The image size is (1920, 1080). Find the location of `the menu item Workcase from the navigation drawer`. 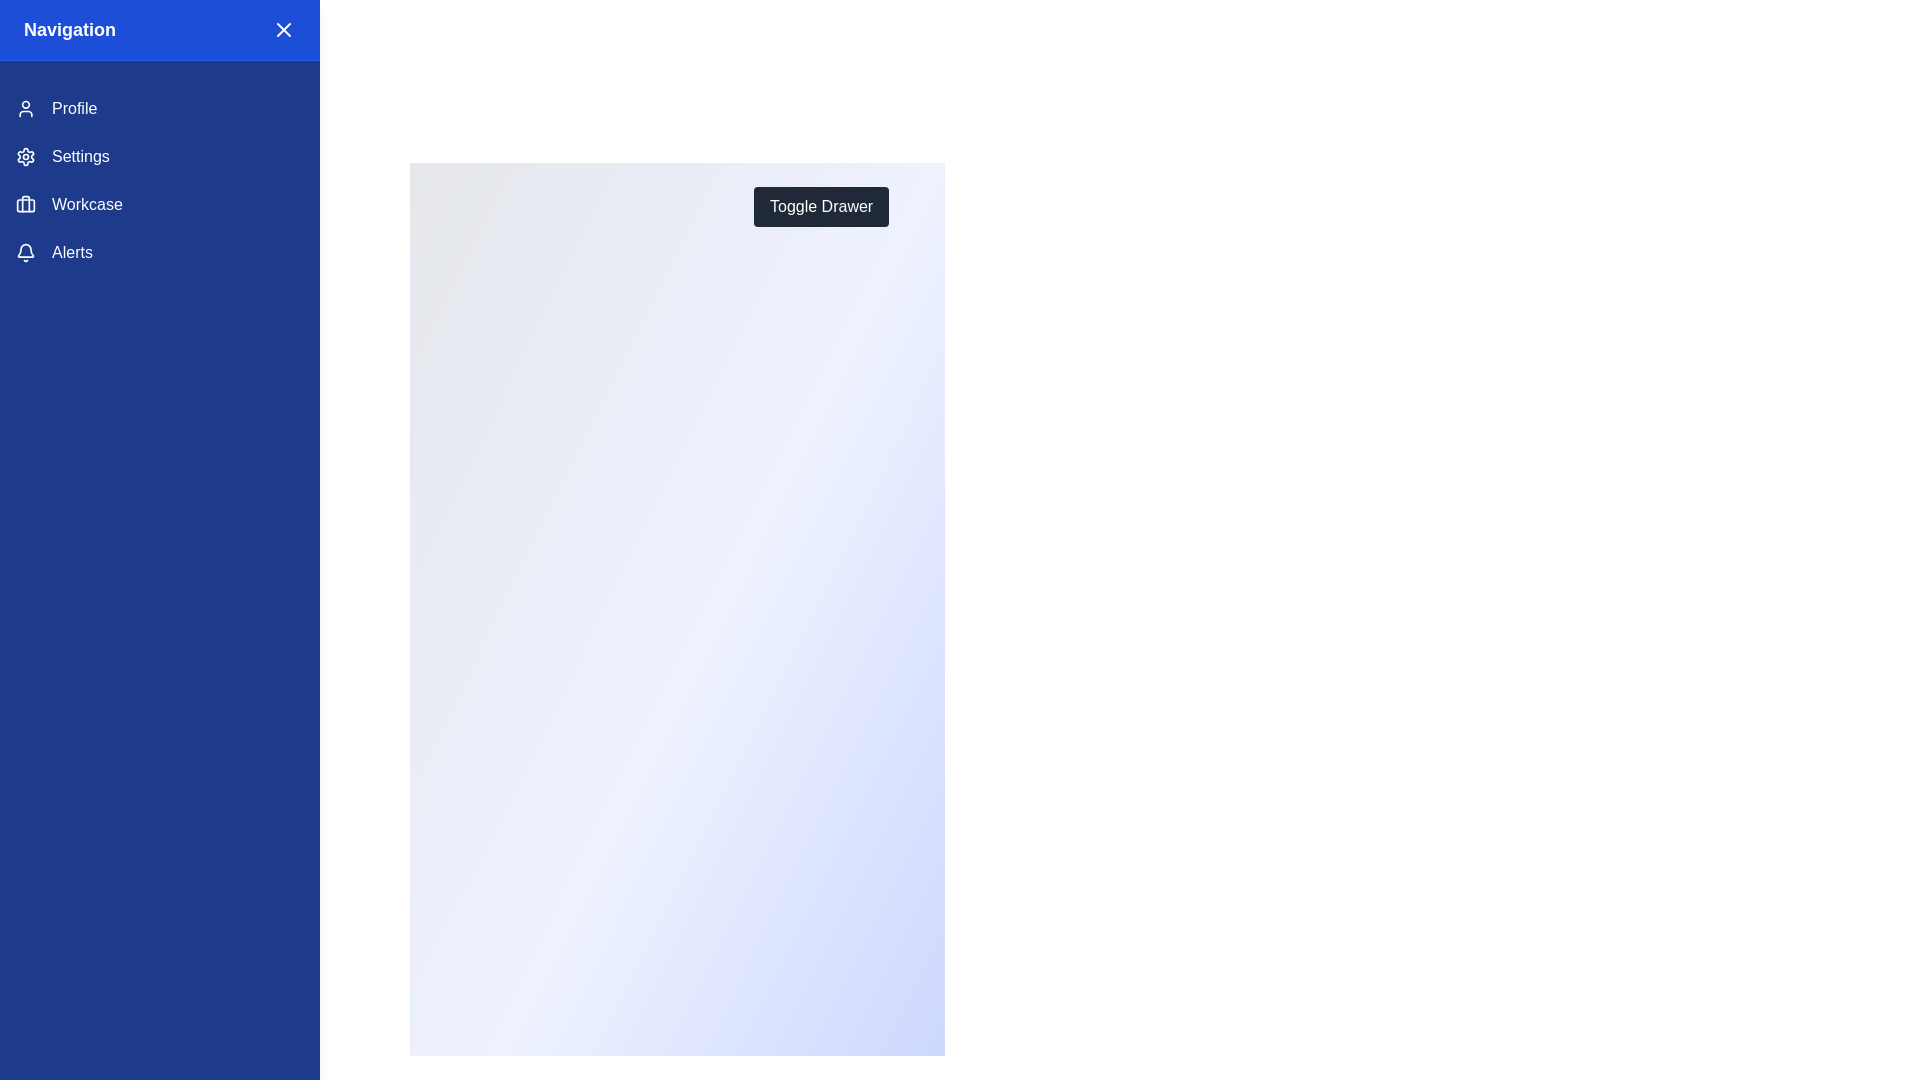

the menu item Workcase from the navigation drawer is located at coordinates (158, 204).